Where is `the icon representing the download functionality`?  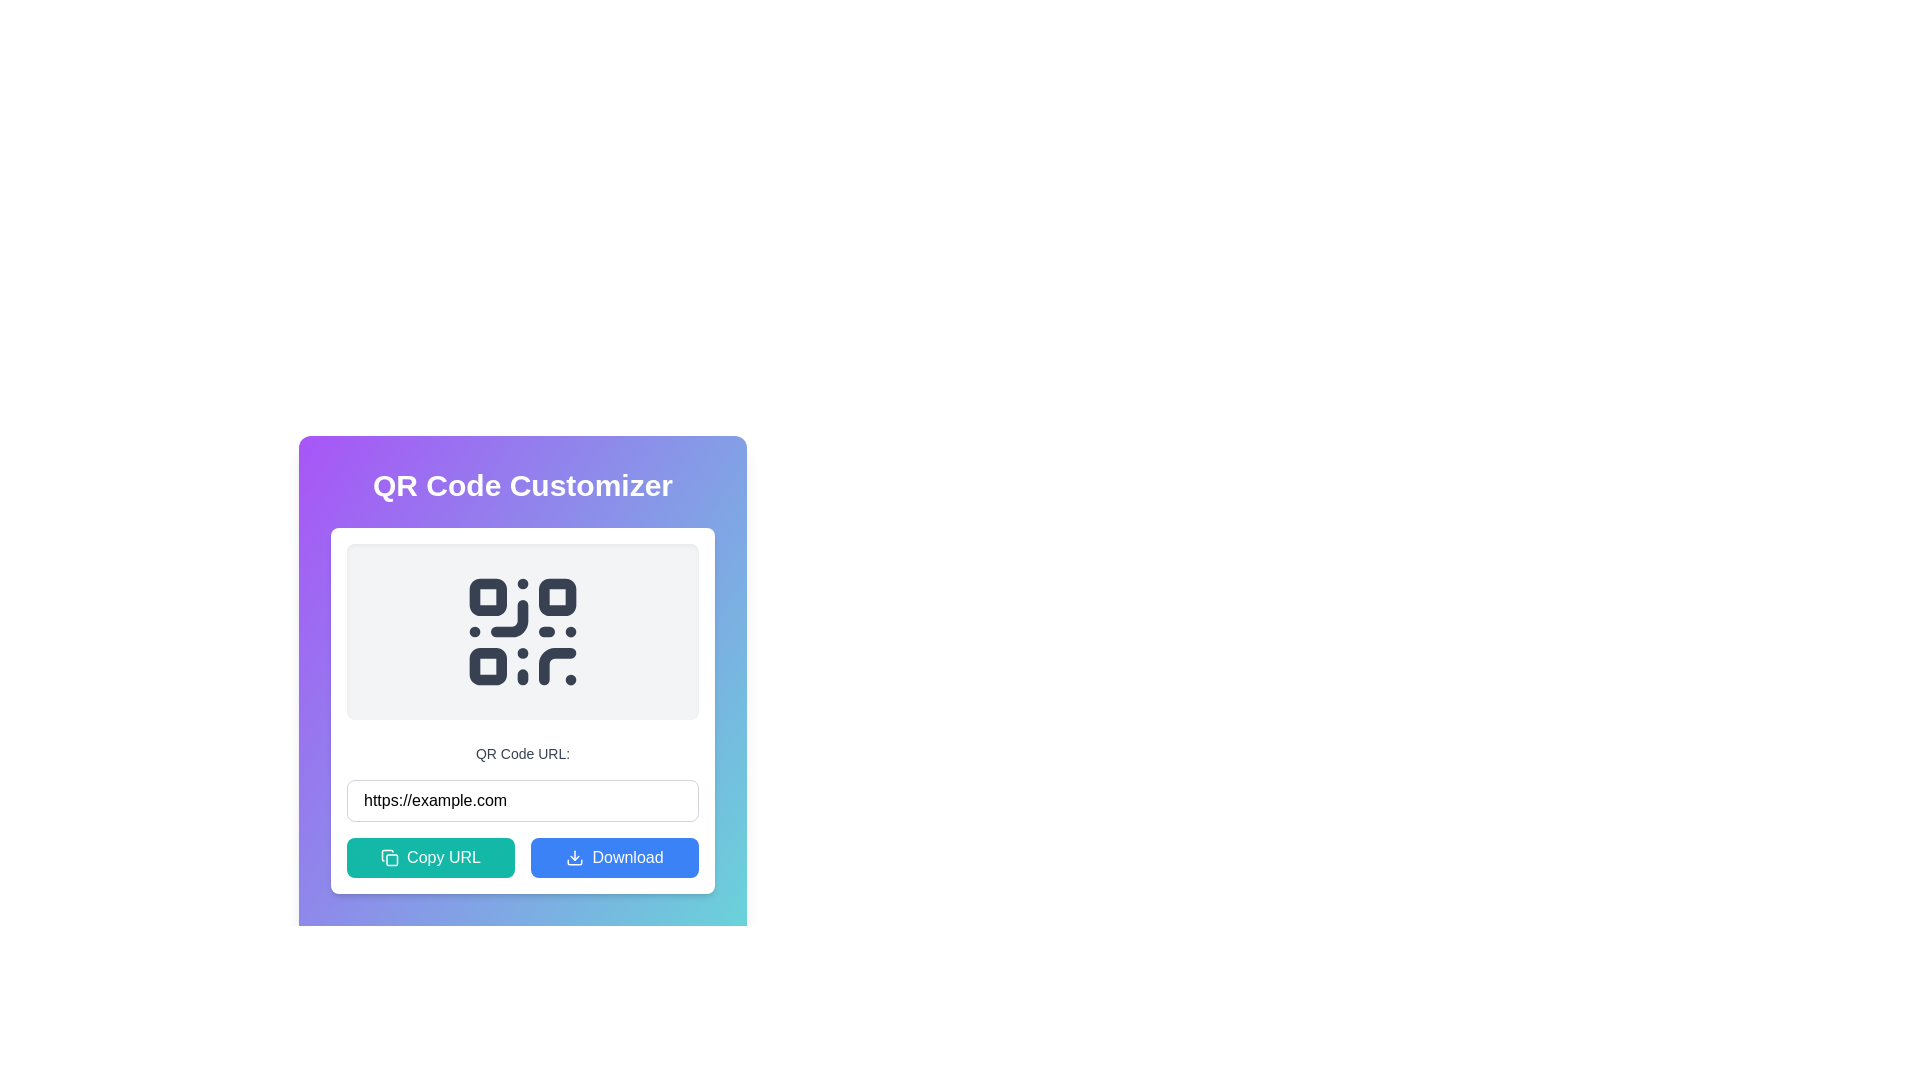 the icon representing the download functionality is located at coordinates (574, 856).